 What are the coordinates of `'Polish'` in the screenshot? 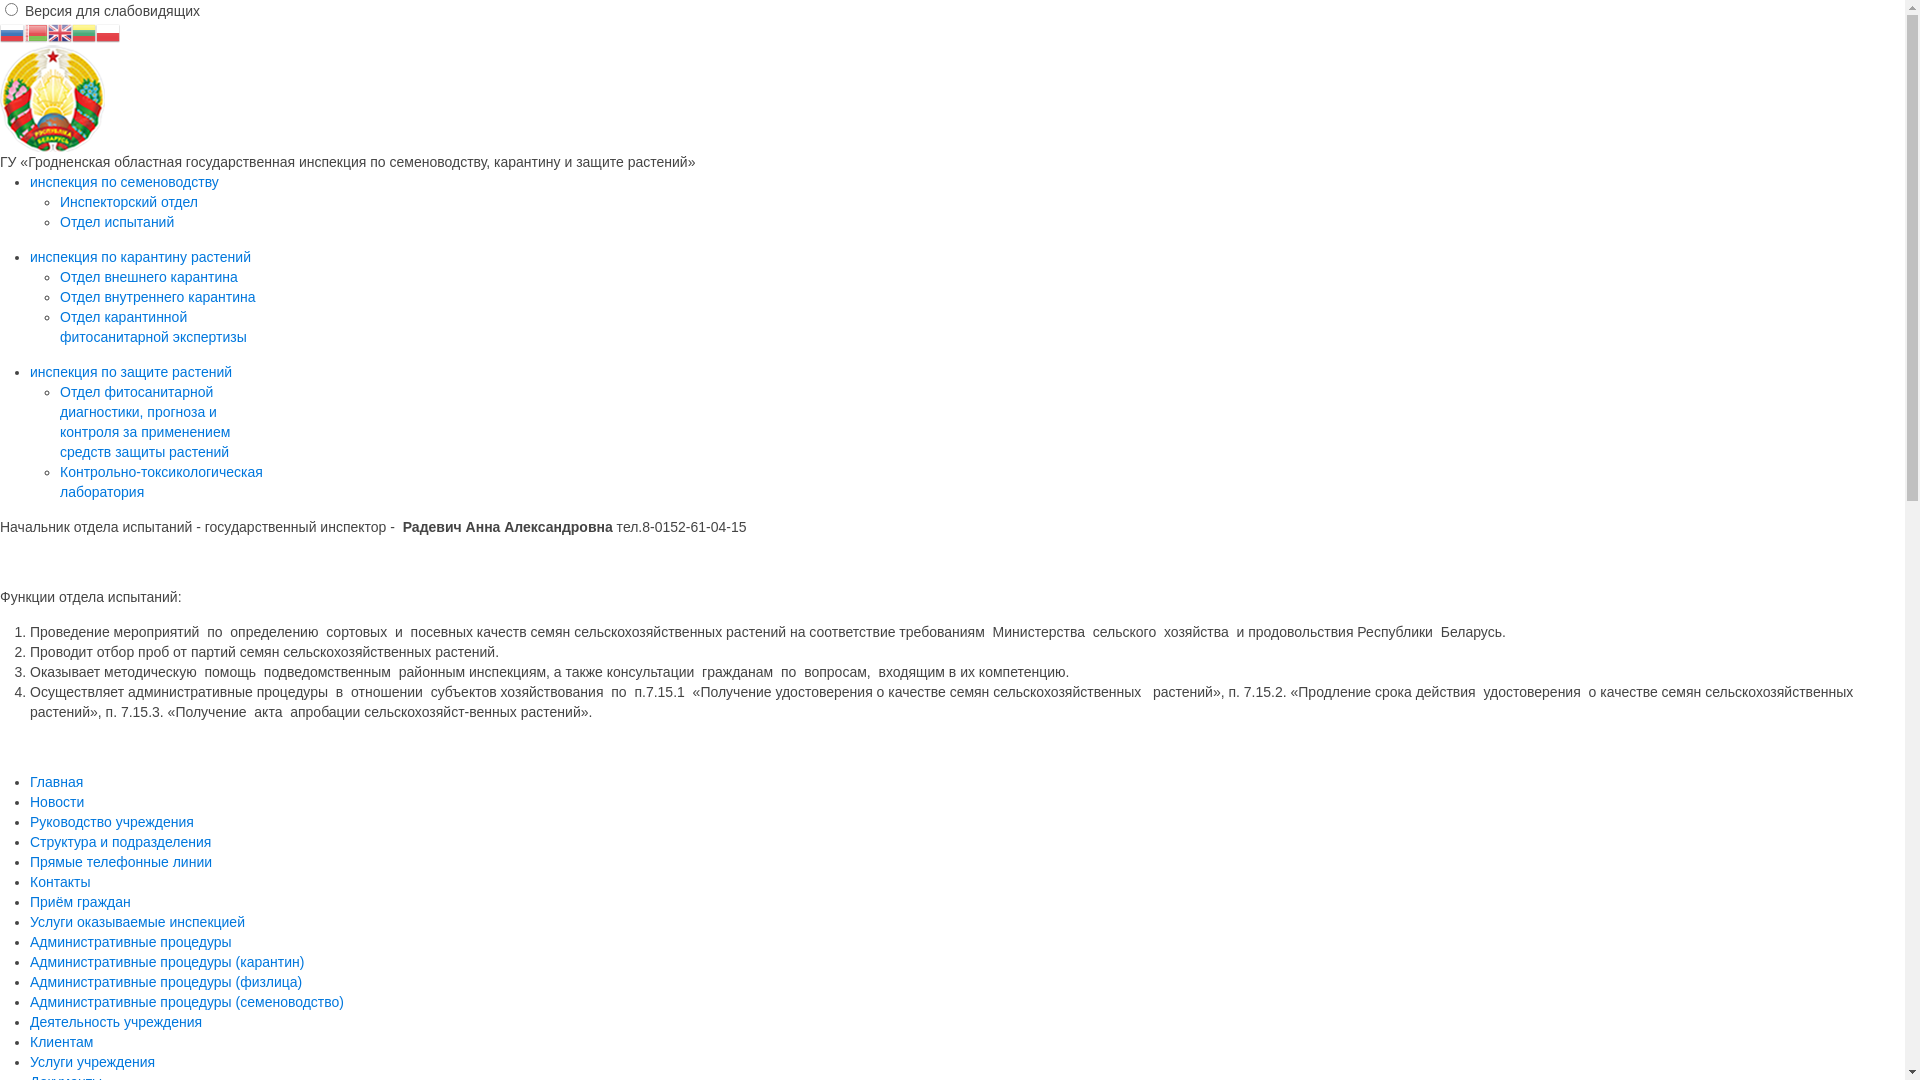 It's located at (107, 31).